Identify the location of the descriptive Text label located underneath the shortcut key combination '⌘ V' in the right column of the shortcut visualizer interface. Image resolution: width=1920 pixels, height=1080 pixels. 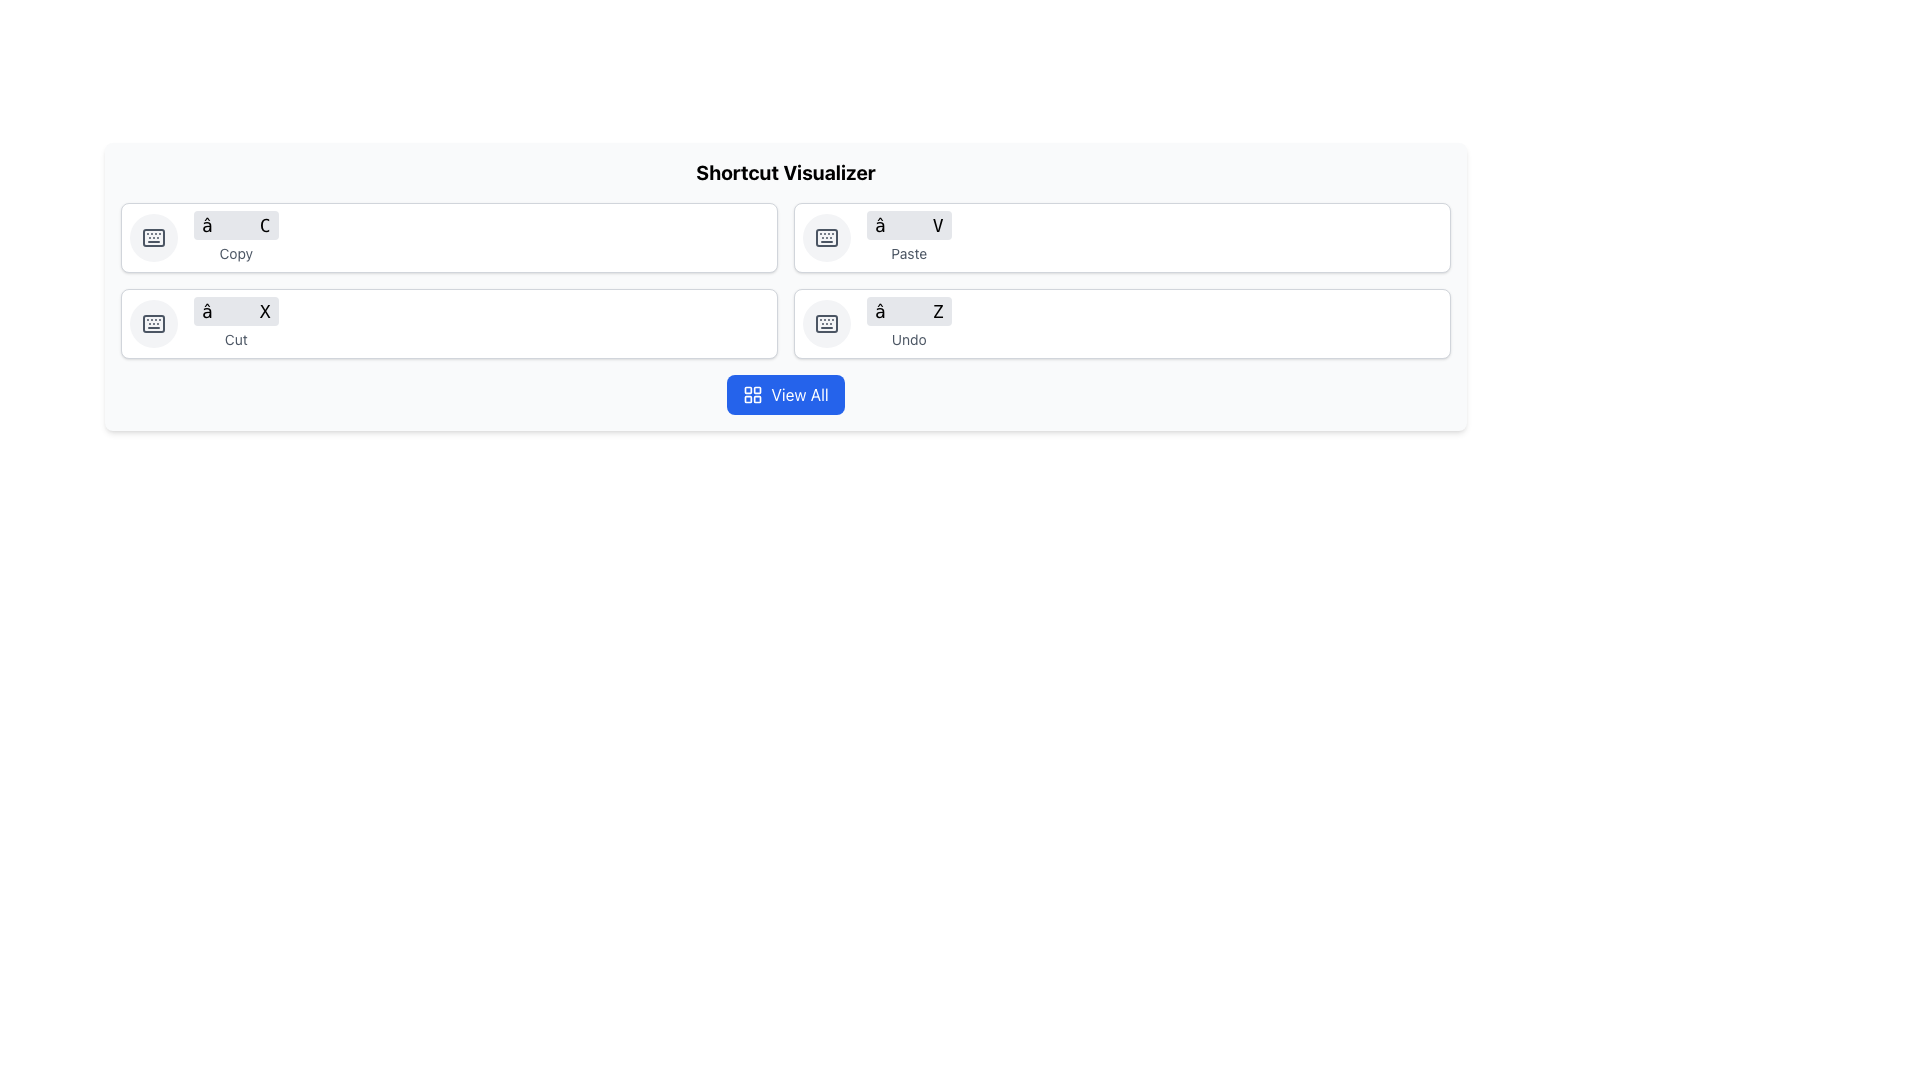
(908, 253).